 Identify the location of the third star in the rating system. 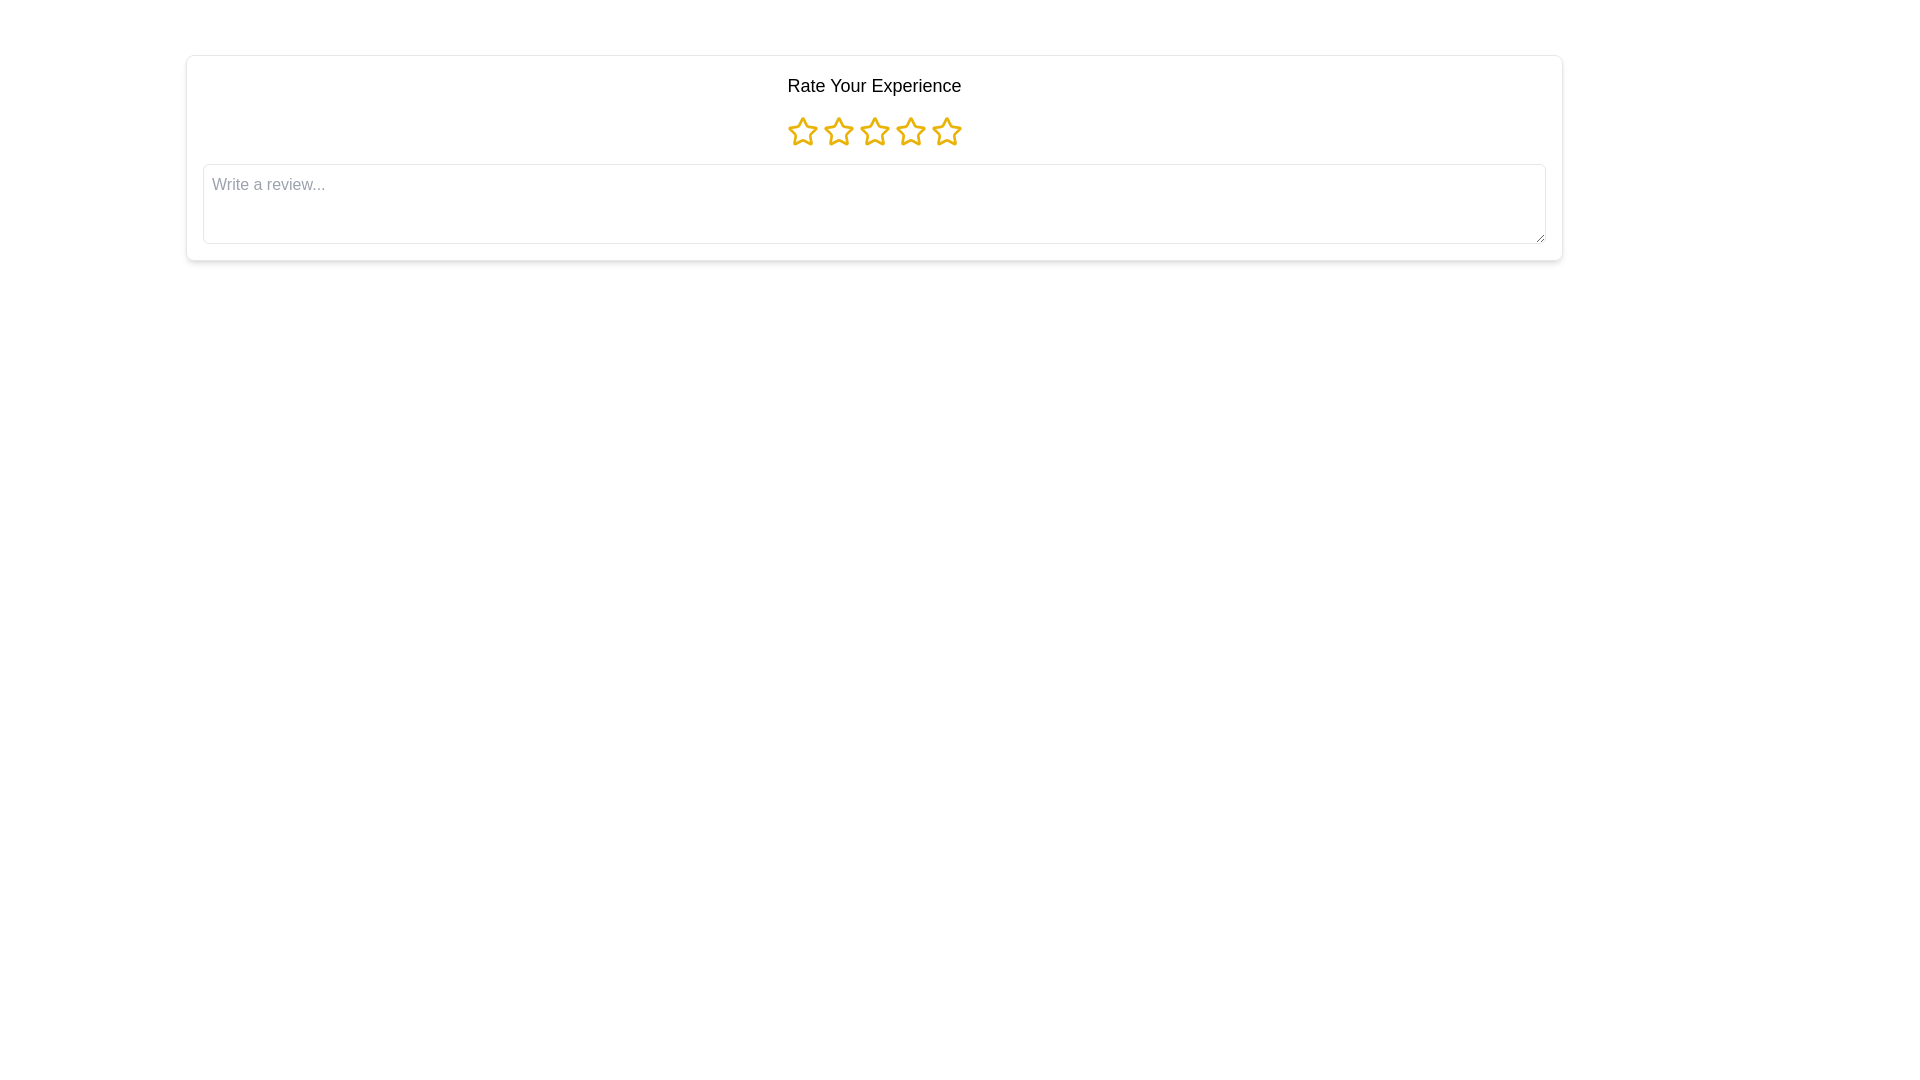
(874, 131).